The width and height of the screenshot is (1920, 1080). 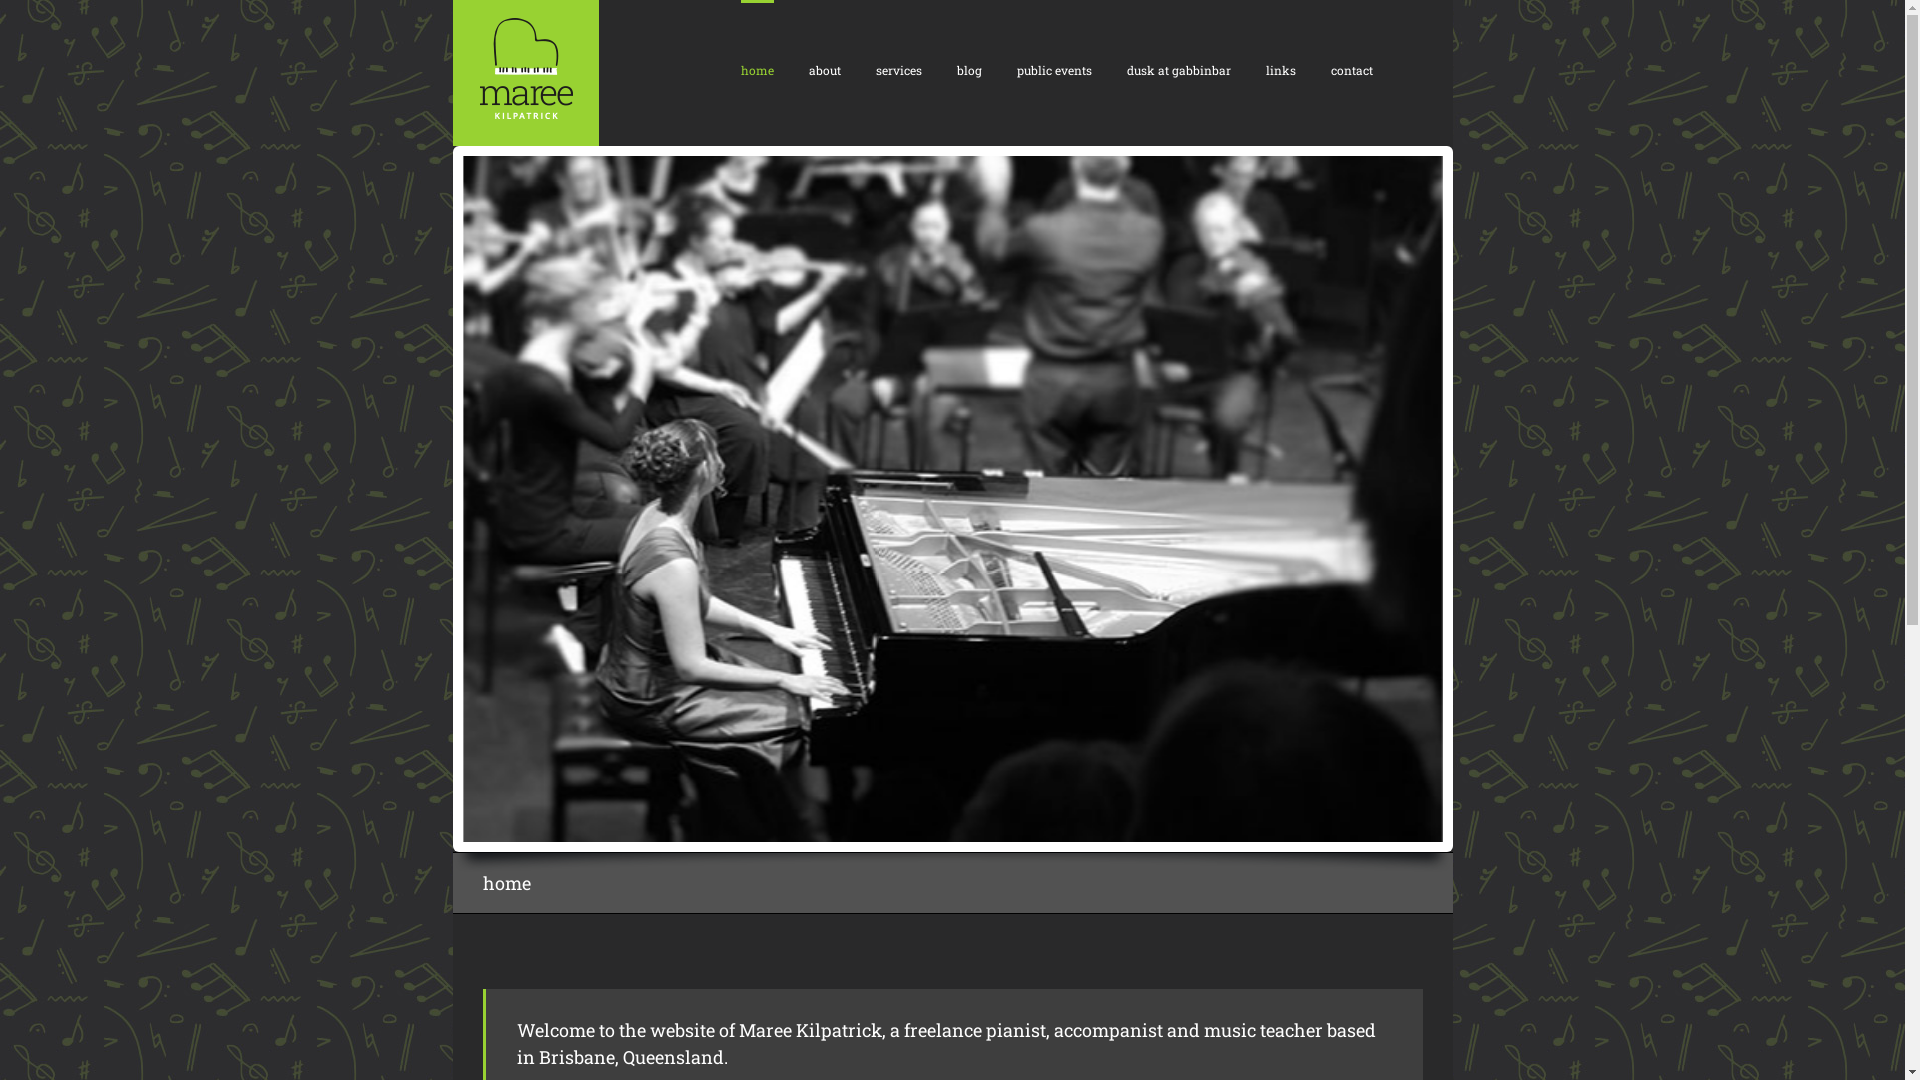 I want to click on 'public events', so click(x=1052, y=68).